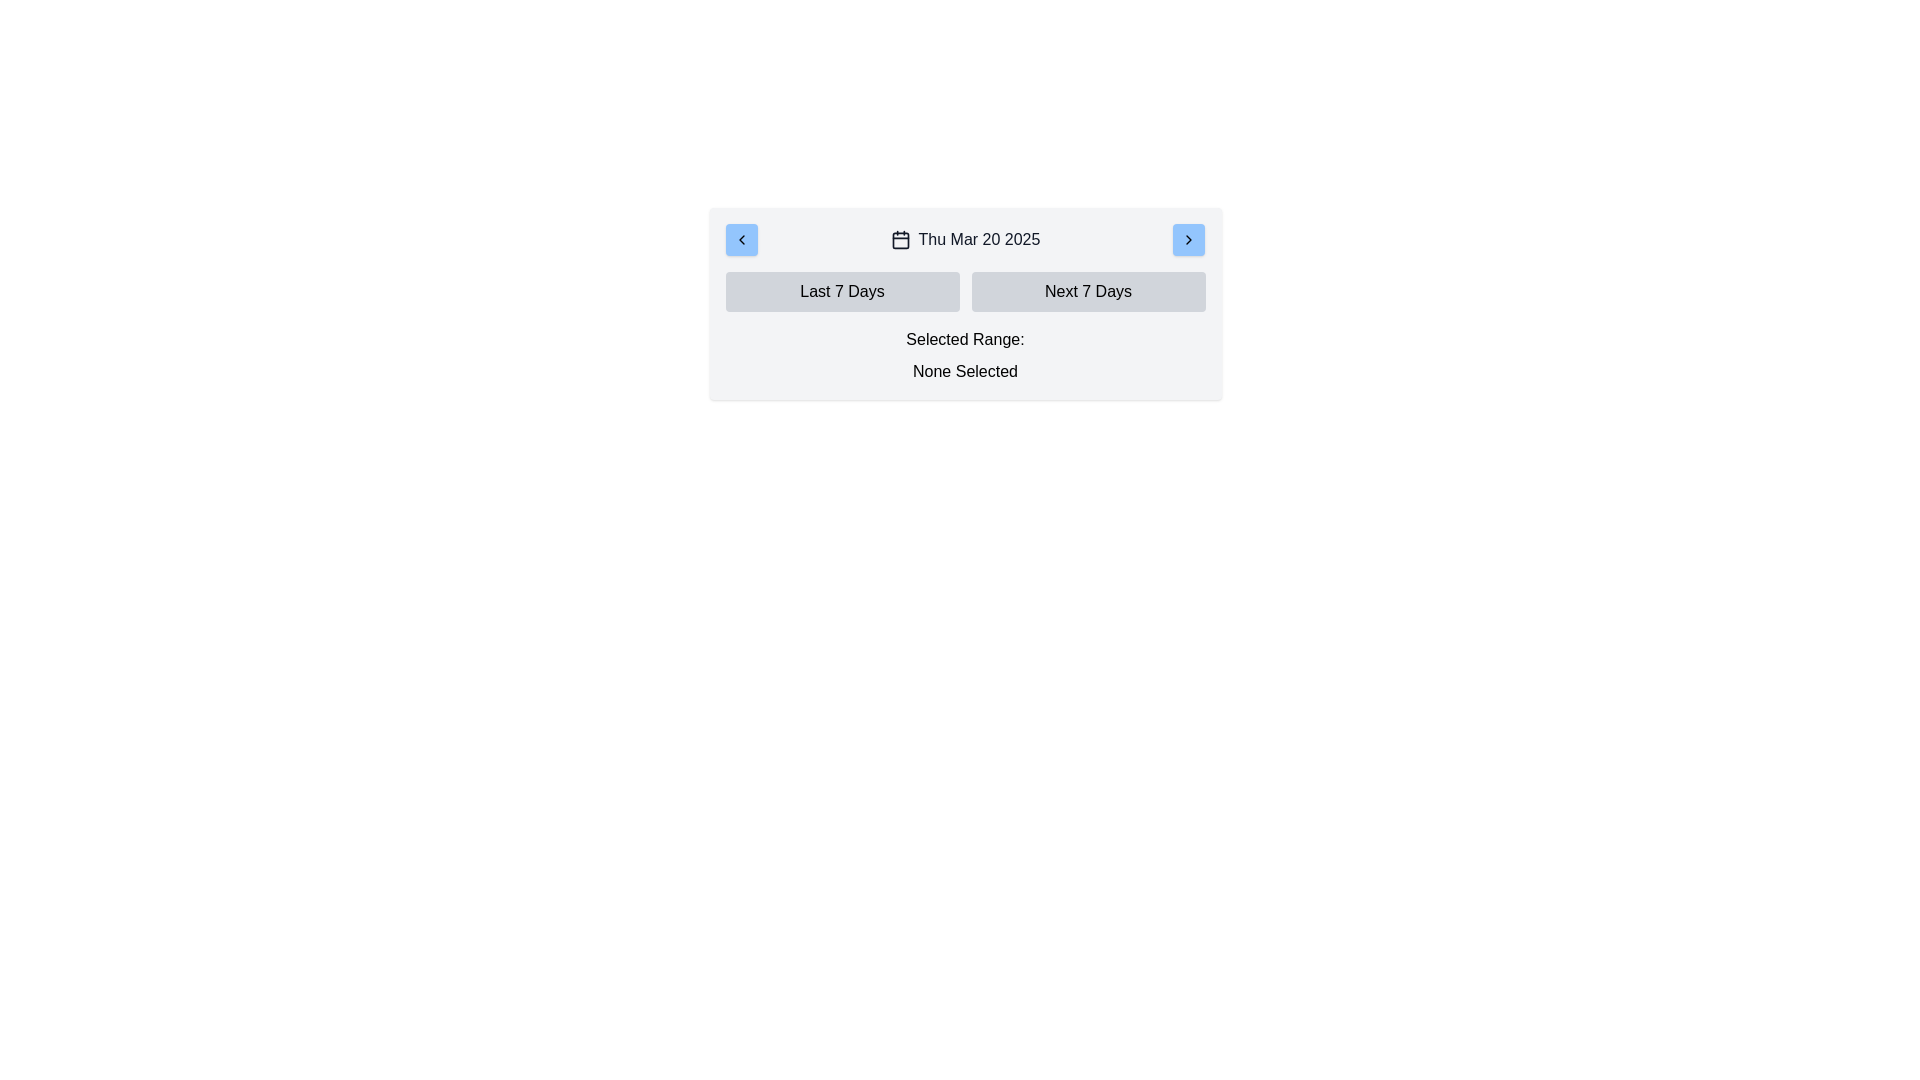 The width and height of the screenshot is (1920, 1080). I want to click on the Date Display Component, which shows the date 'Thu Mar 20 2025' alongside a calendar icon on the left, positioned centrally between navigation buttons, so click(965, 238).